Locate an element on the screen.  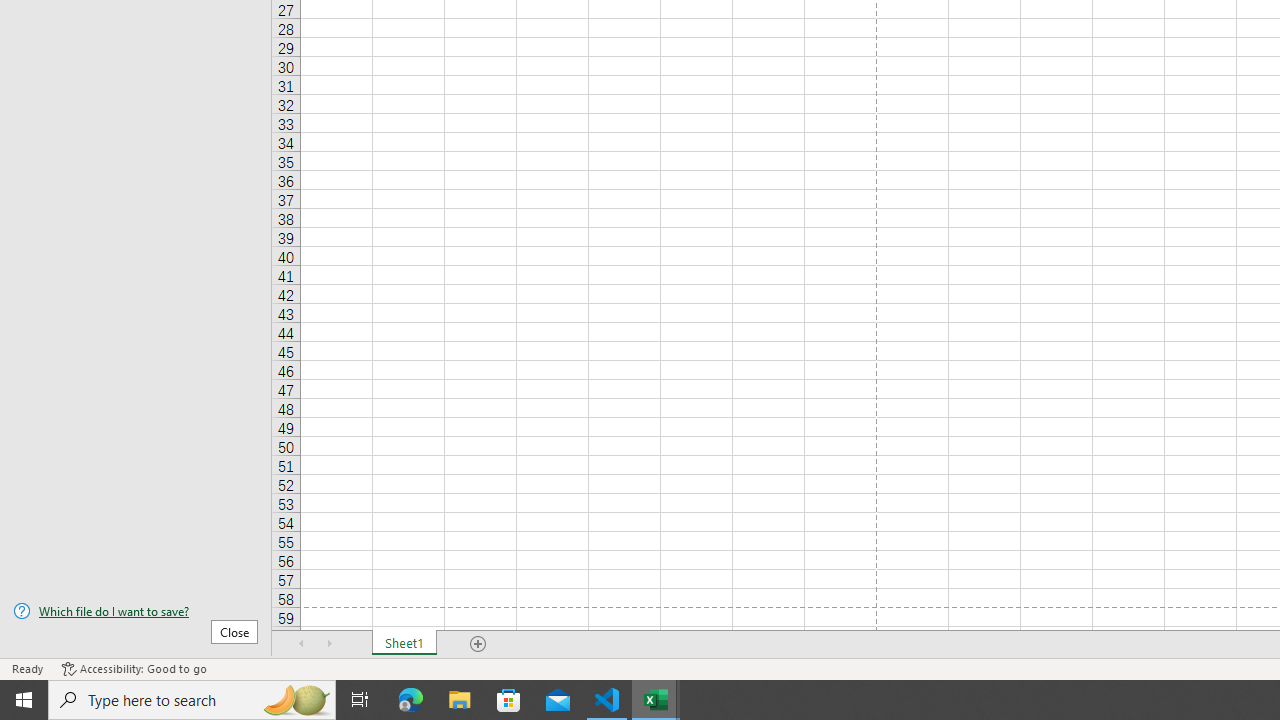
'Close' is located at coordinates (234, 631).